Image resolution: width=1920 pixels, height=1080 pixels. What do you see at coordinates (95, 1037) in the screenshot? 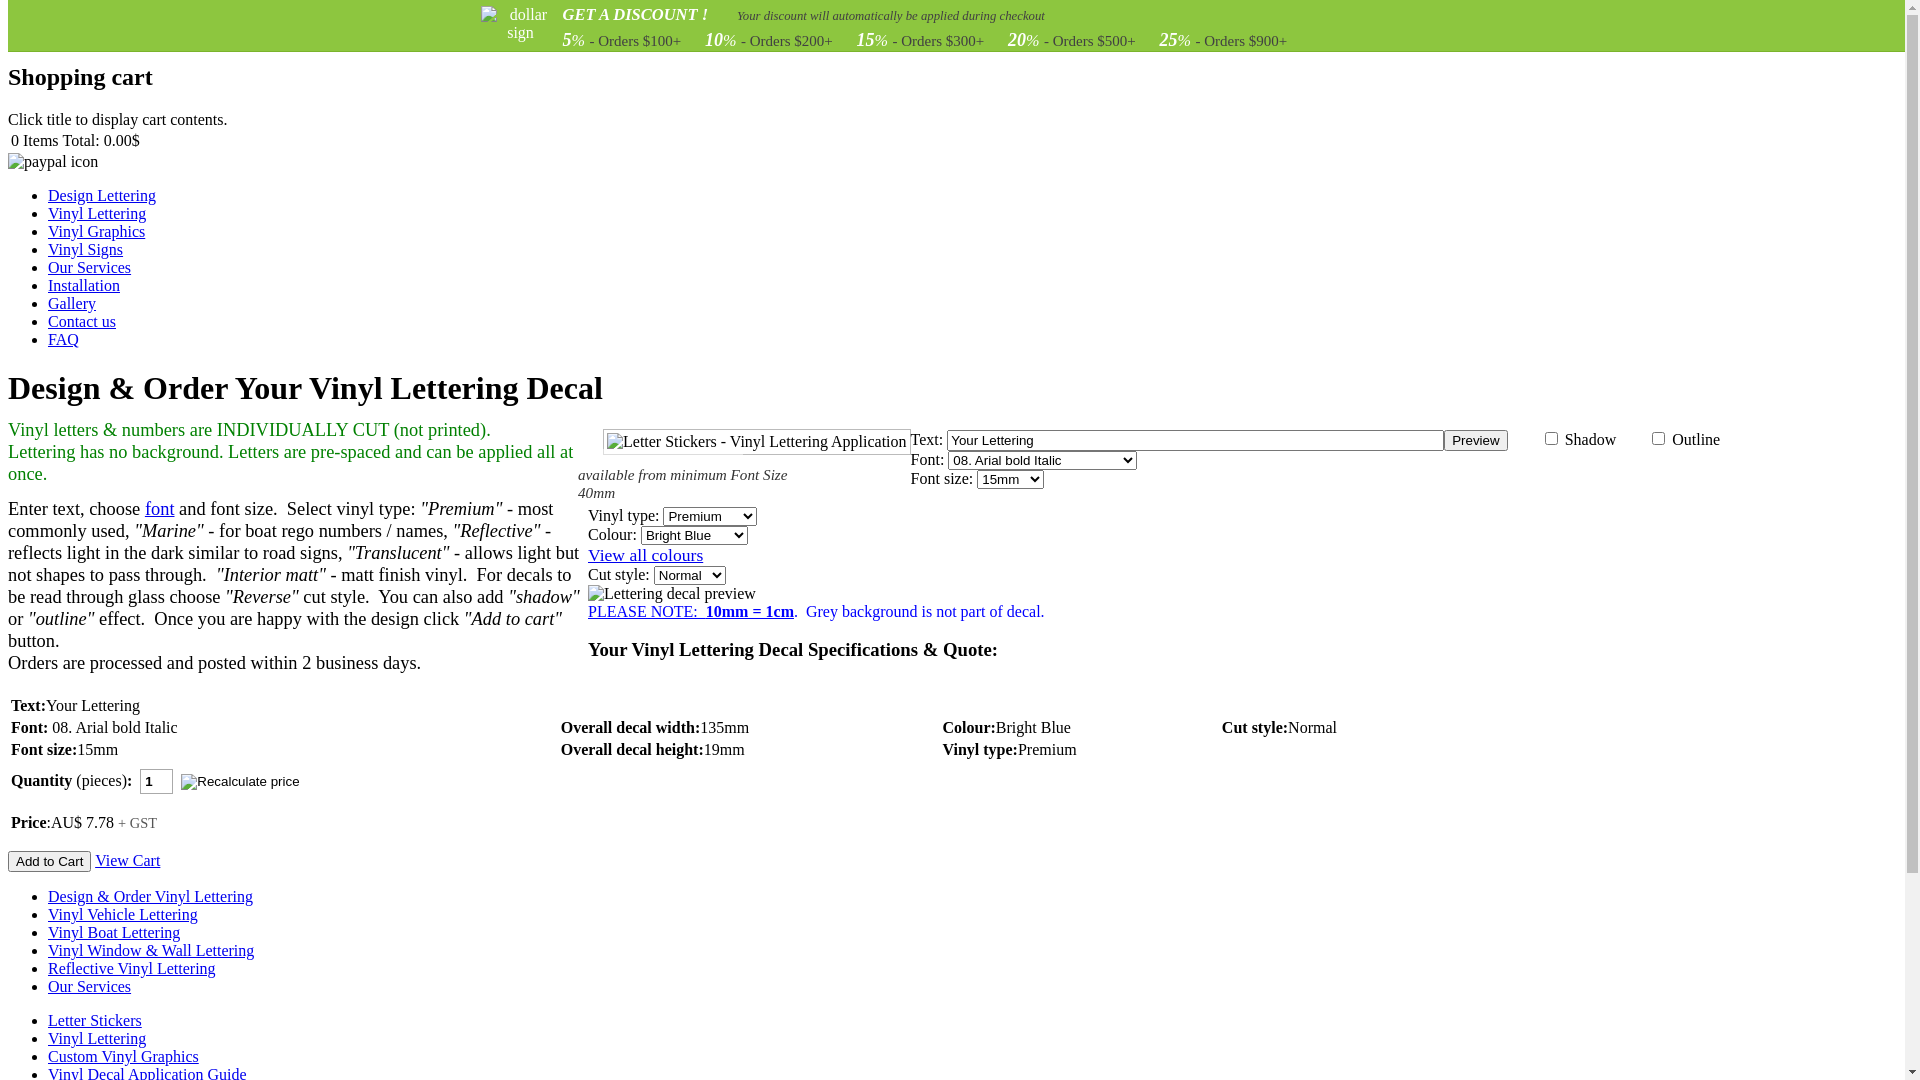
I see `'Vinyl Lettering'` at bounding box center [95, 1037].